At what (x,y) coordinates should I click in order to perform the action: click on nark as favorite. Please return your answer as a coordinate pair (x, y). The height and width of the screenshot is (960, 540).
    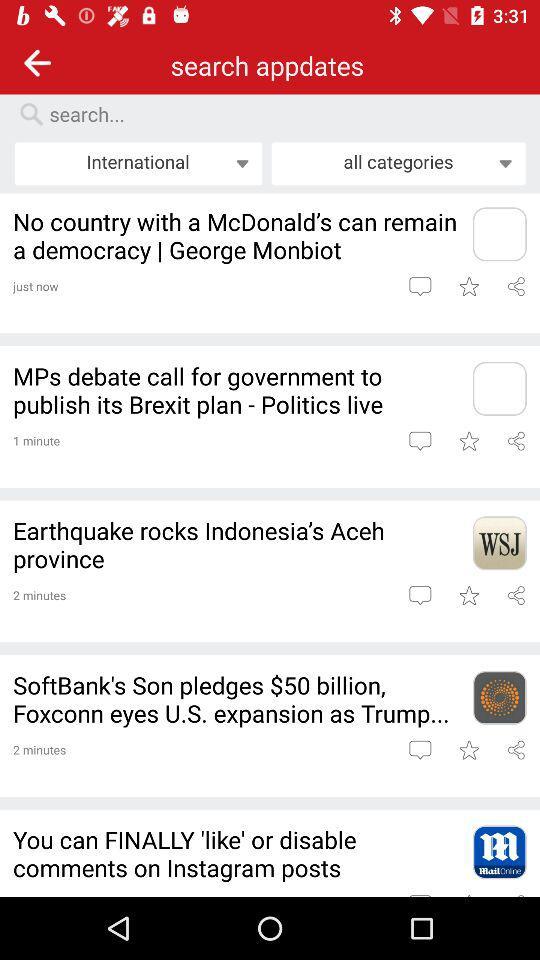
    Looking at the image, I should click on (468, 595).